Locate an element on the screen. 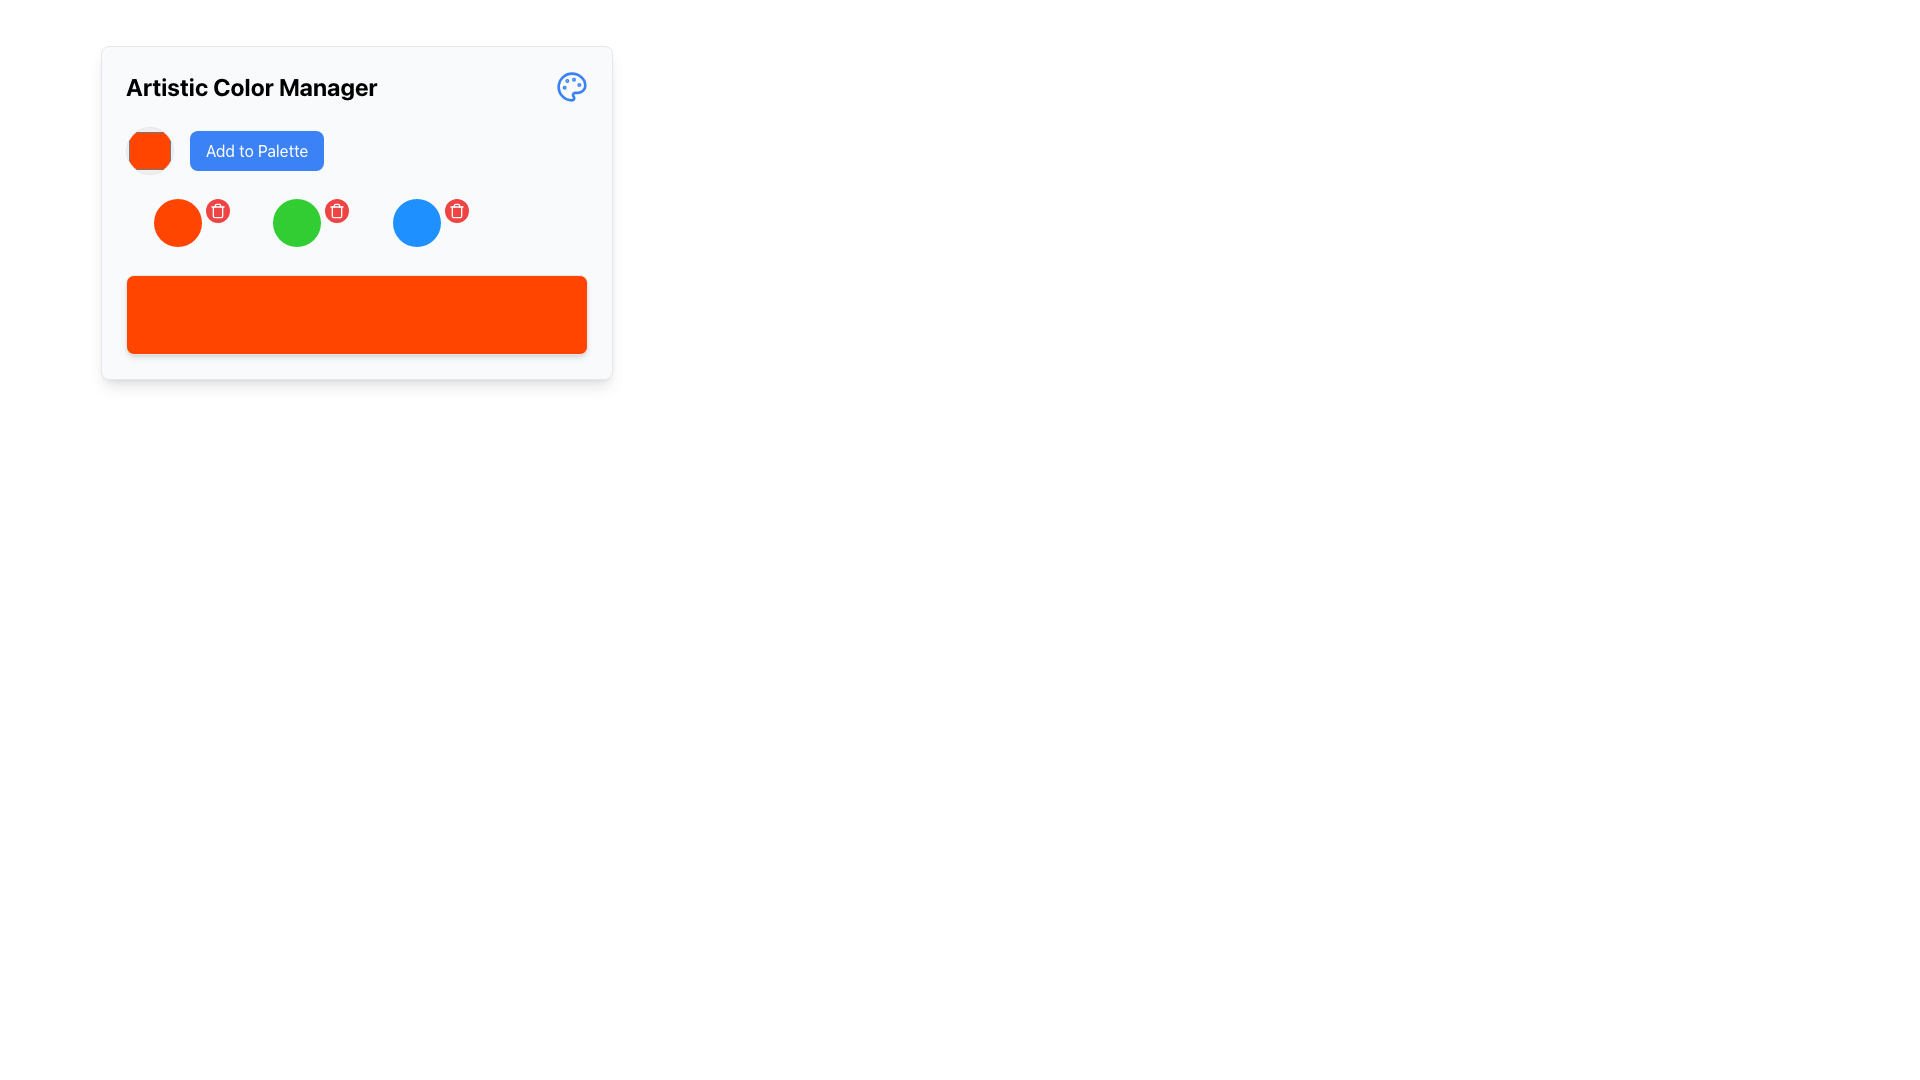 The height and width of the screenshot is (1080, 1920). the red circular delete button located on the top-right edge of the blue circular item in the 'Artistic Color Manager' module is located at coordinates (455, 211).